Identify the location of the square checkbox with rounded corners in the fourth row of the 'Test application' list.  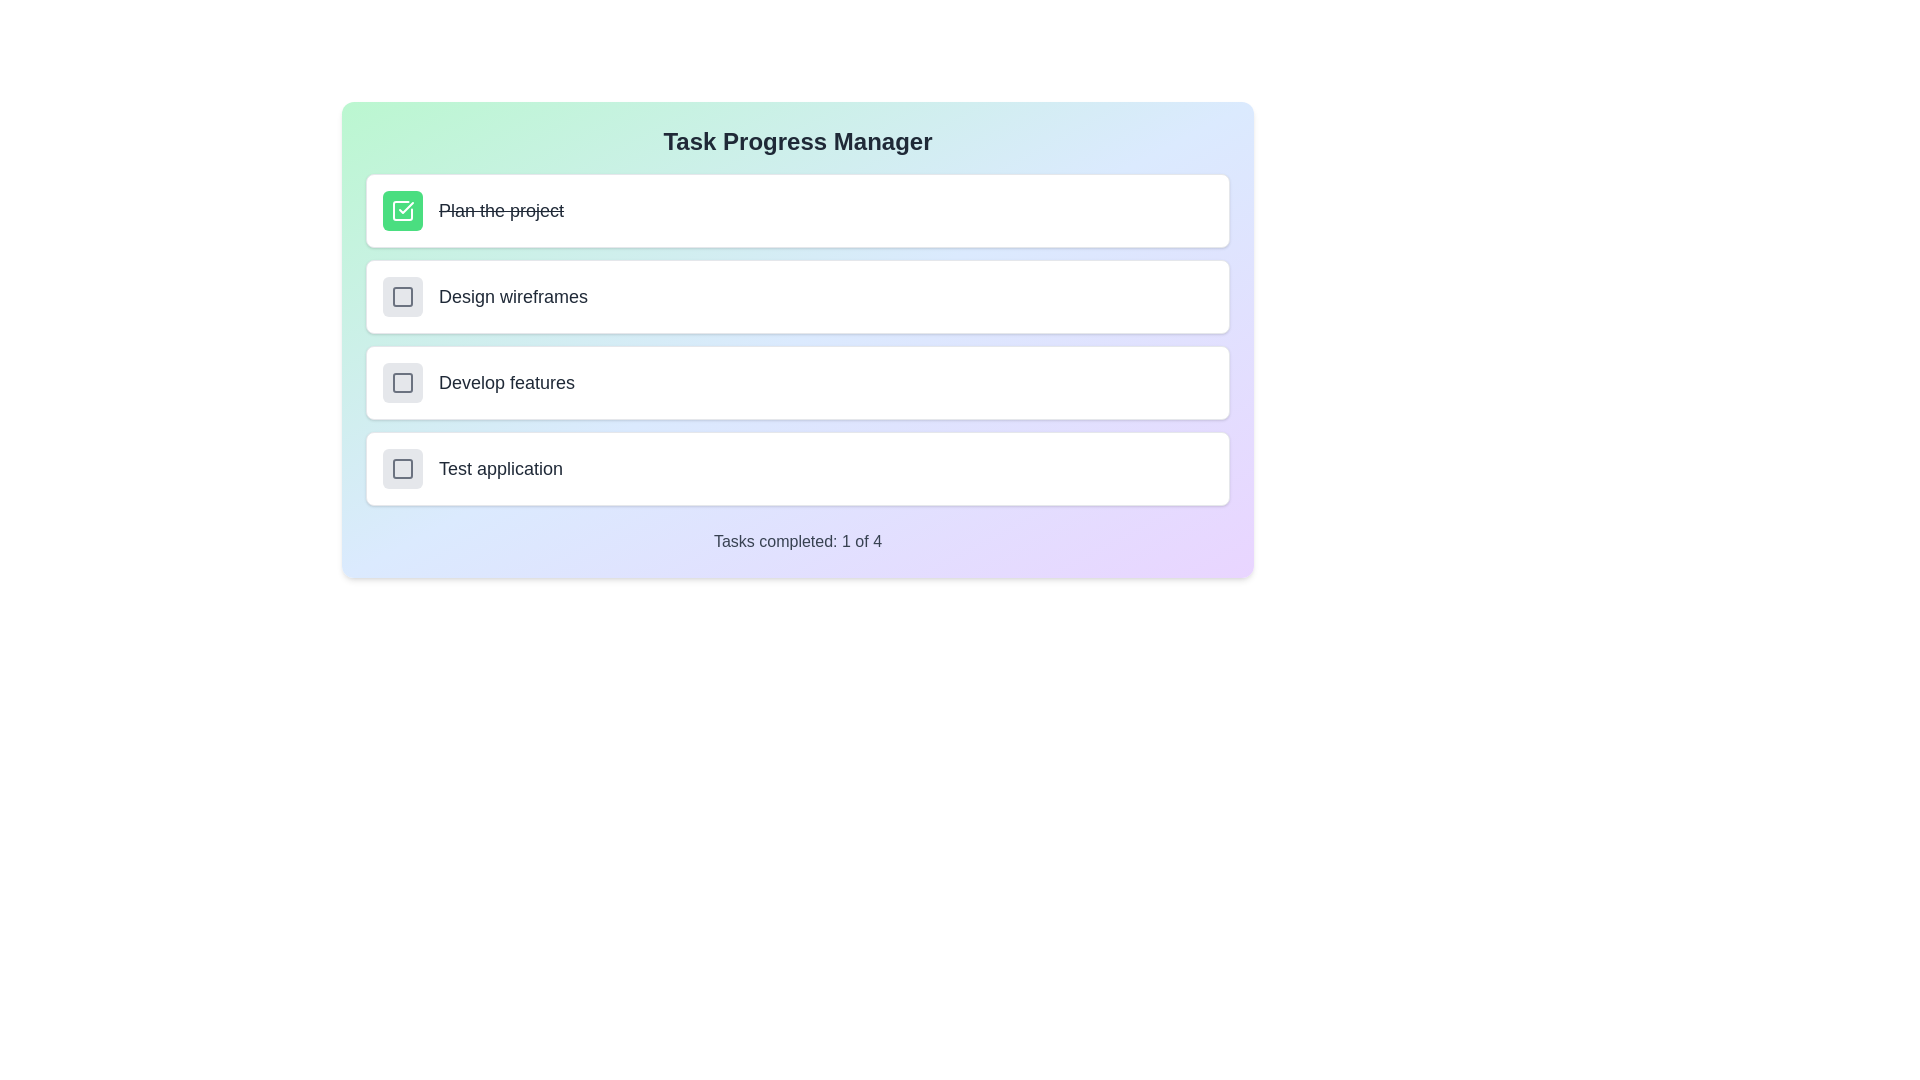
(402, 469).